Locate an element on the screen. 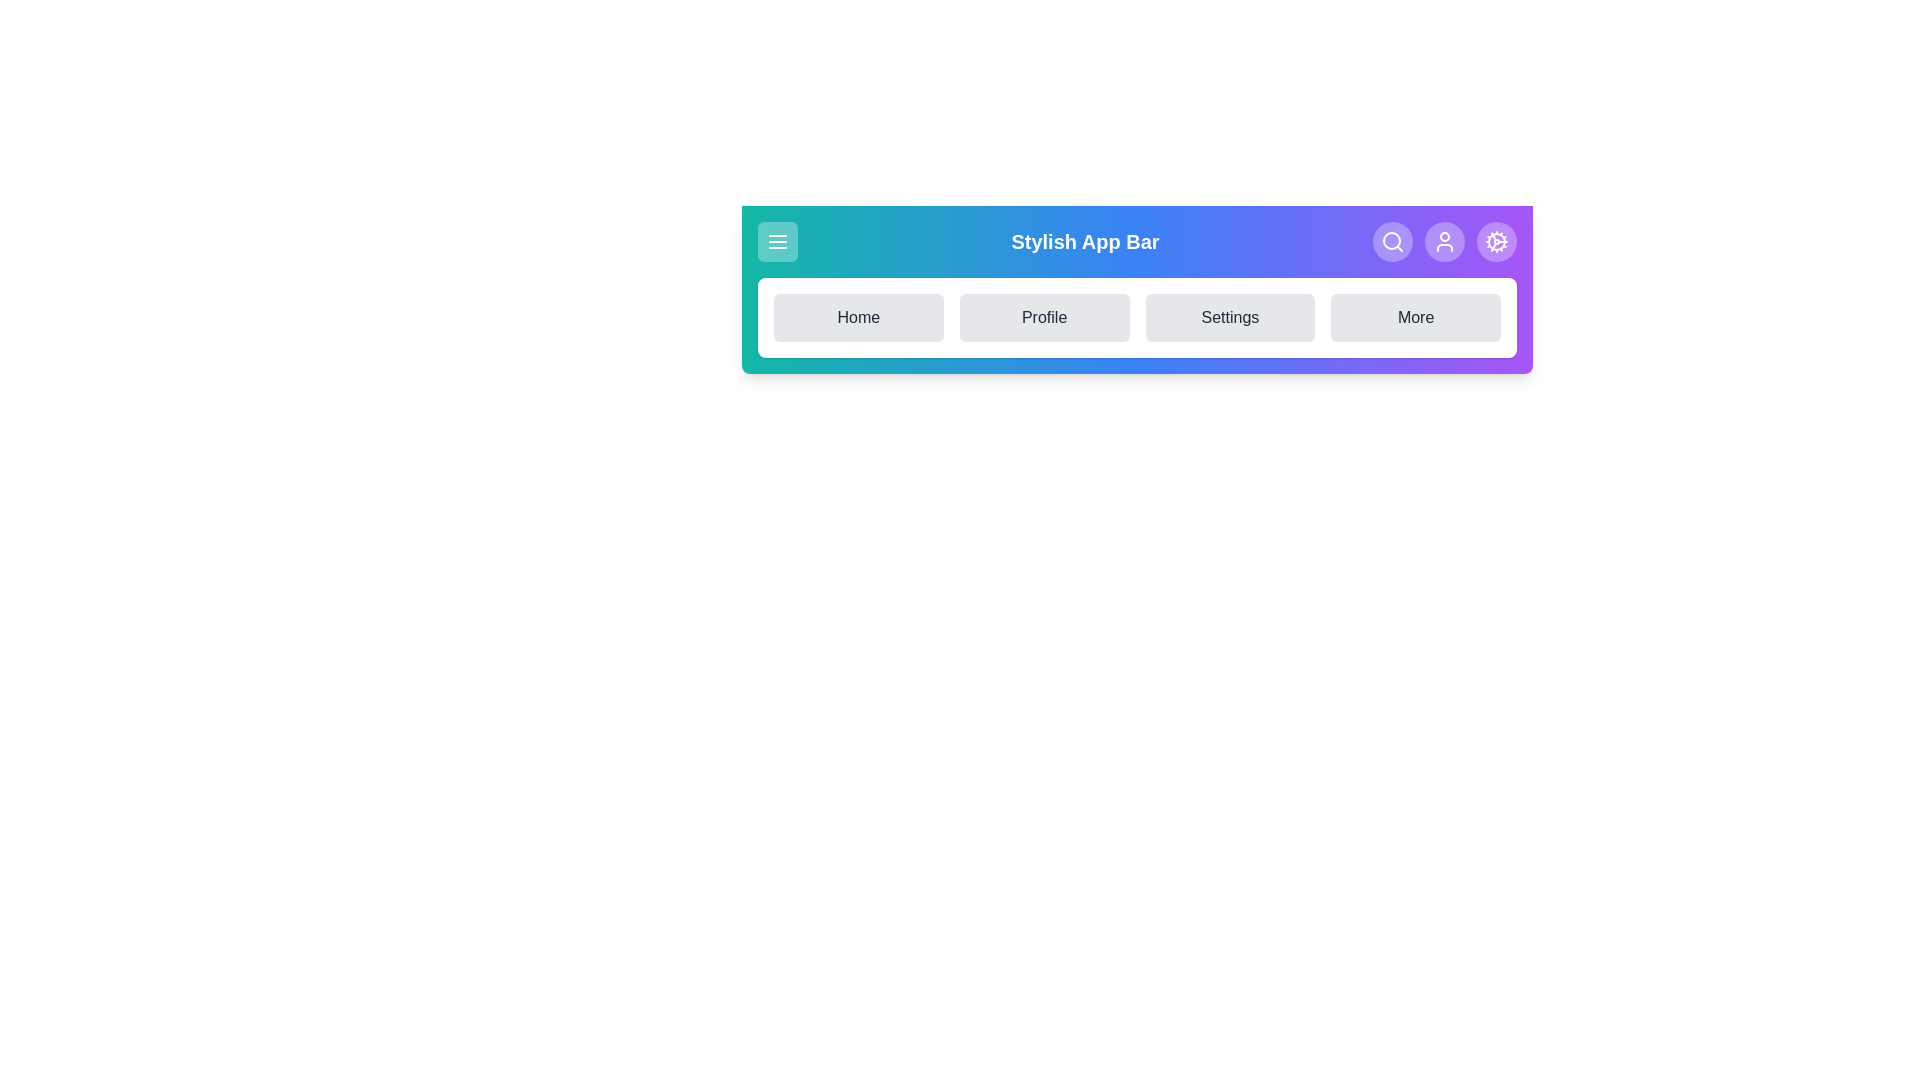 The image size is (1920, 1080). the Search icon in the StylishAppBar is located at coordinates (1391, 241).